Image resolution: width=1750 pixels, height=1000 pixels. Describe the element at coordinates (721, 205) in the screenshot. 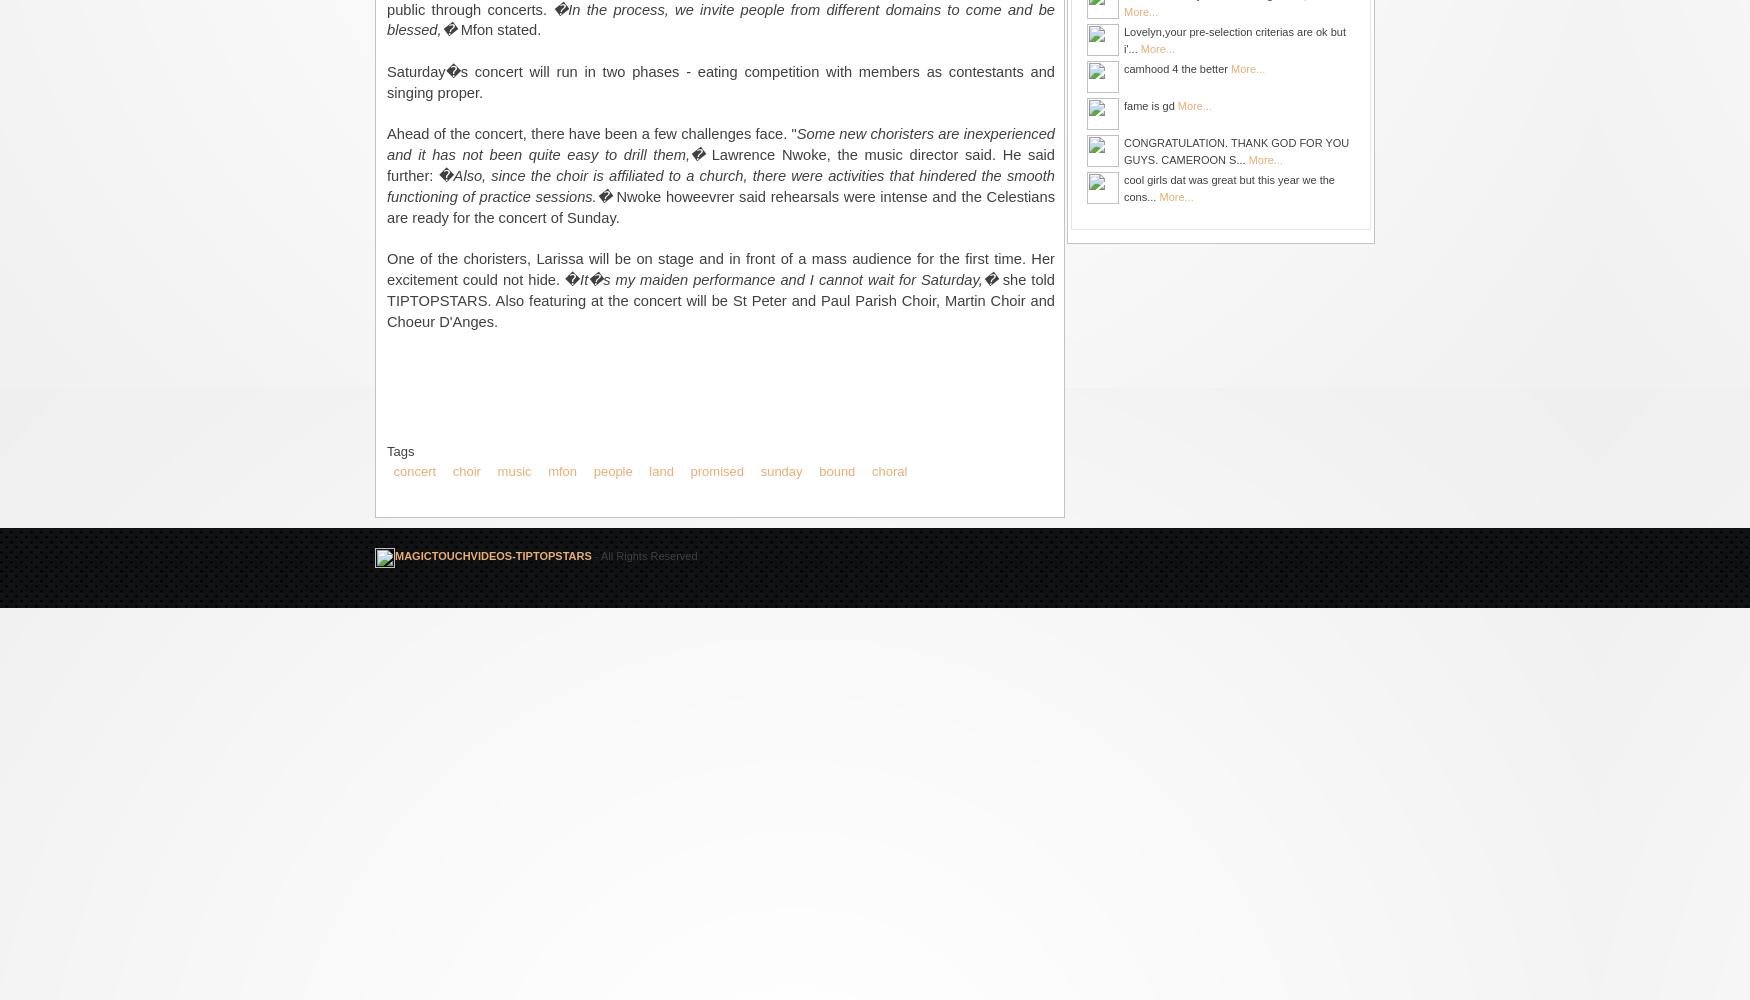

I see `'Nwoke howeevrer said rehearsals were intense and the Celestians are ready for the concert of Sunday.'` at that location.